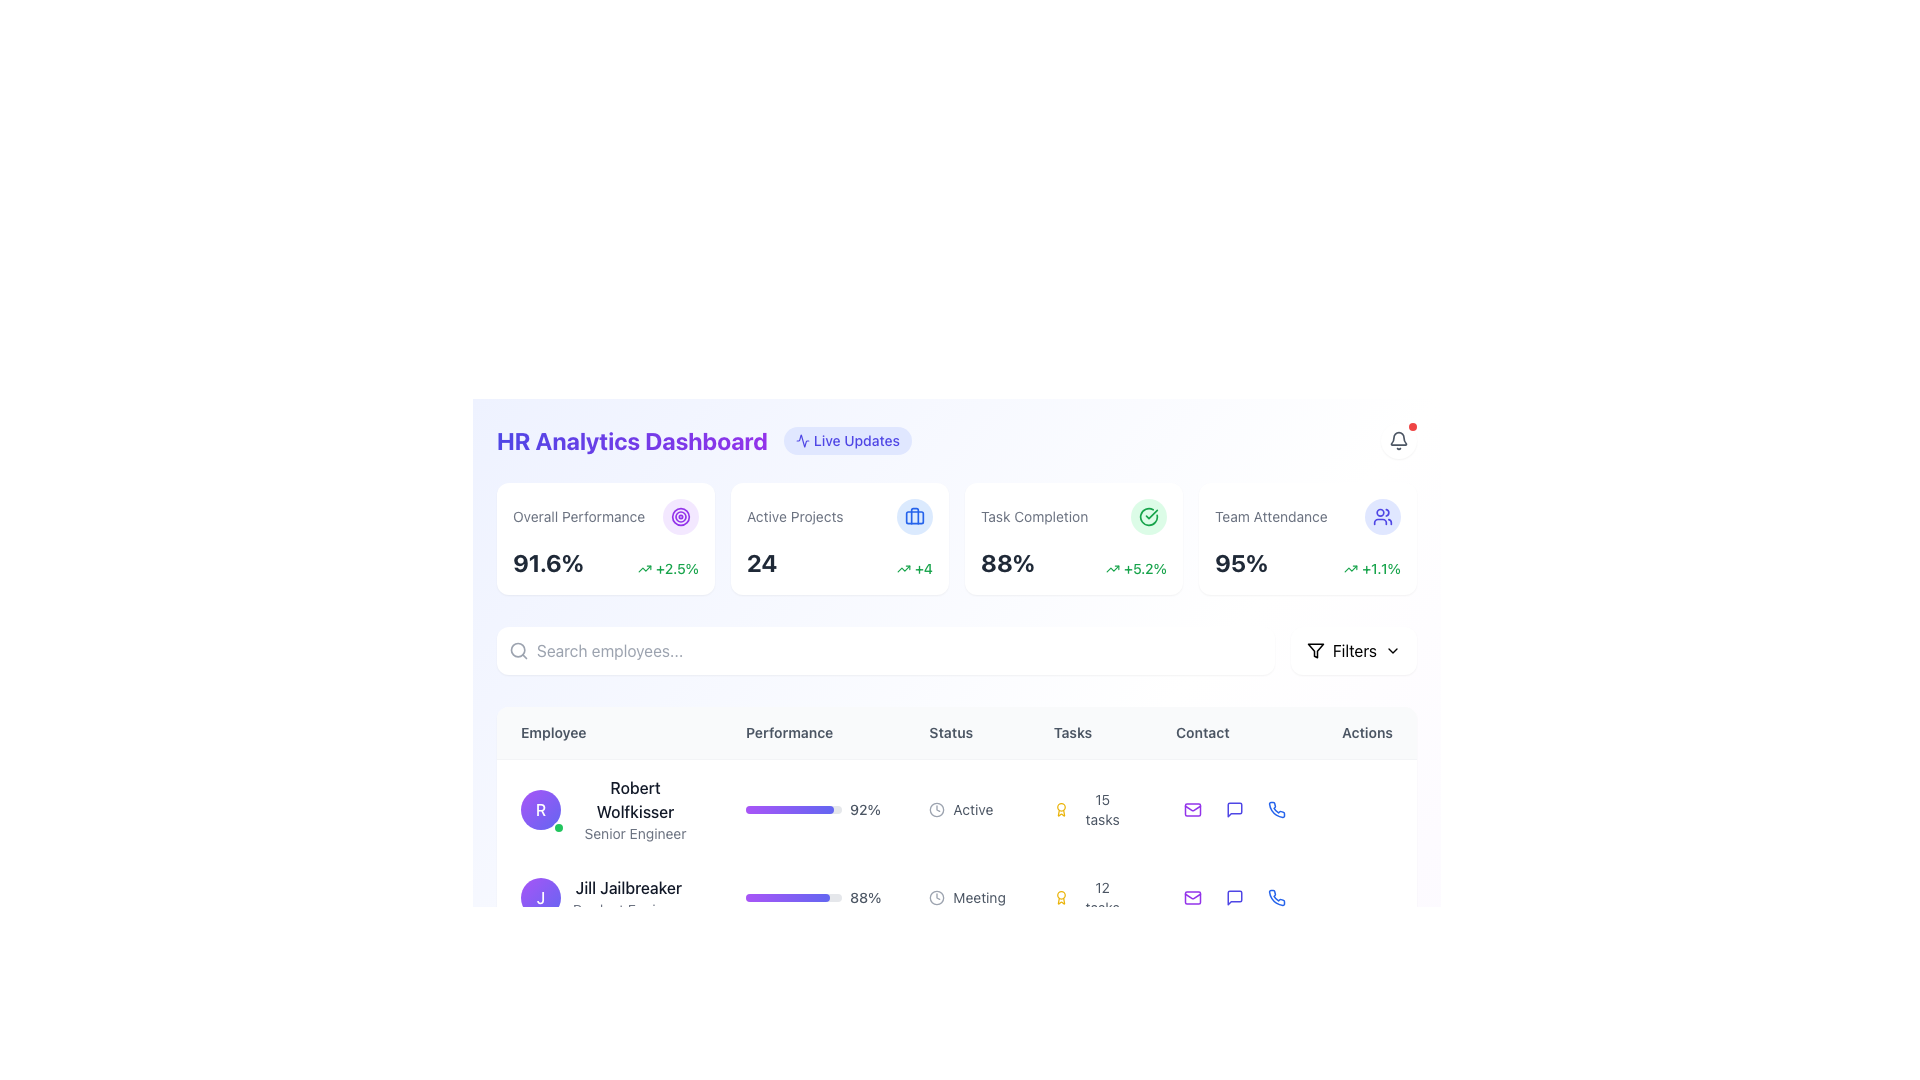 The width and height of the screenshot is (1920, 1080). I want to click on the upward trending green arrow icon located before the '+5.2%' text in the 'Task Completion' section, so click(1112, 569).